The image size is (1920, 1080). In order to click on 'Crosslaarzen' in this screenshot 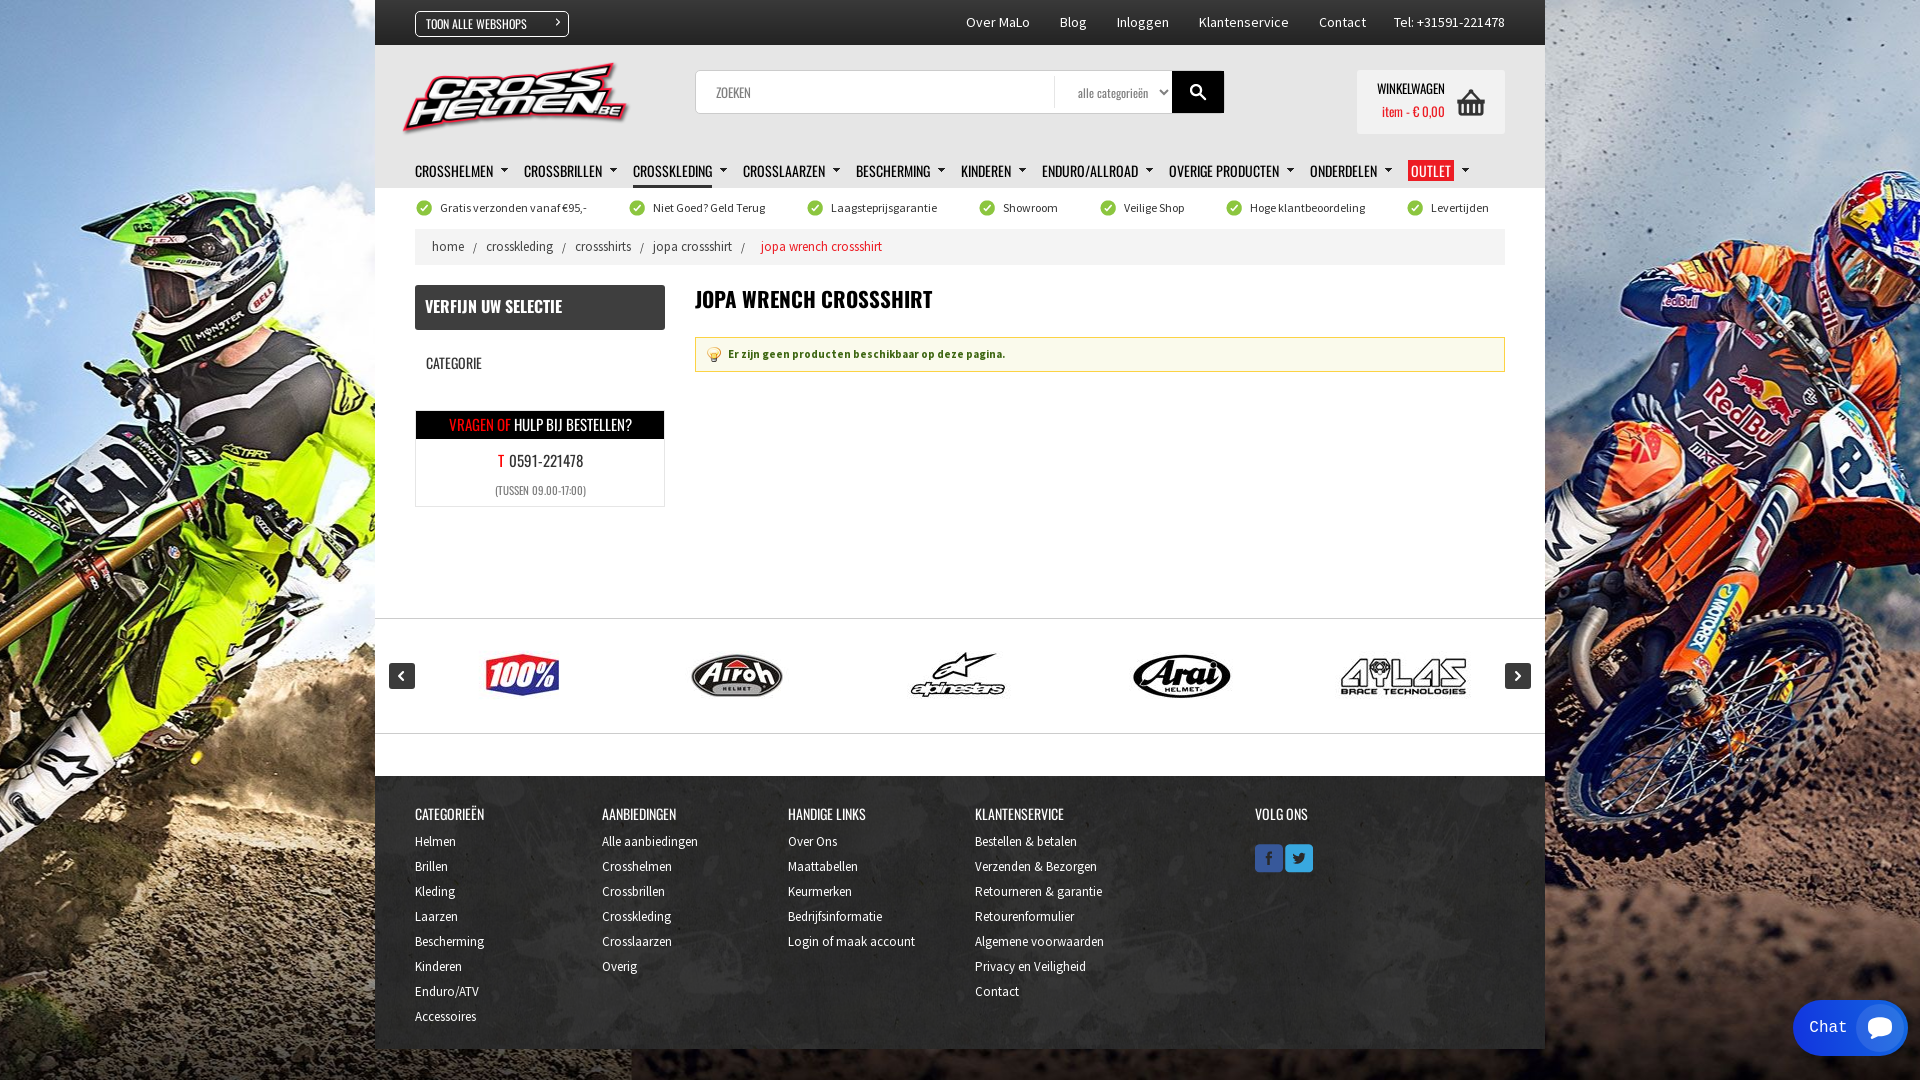, I will do `click(636, 940)`.